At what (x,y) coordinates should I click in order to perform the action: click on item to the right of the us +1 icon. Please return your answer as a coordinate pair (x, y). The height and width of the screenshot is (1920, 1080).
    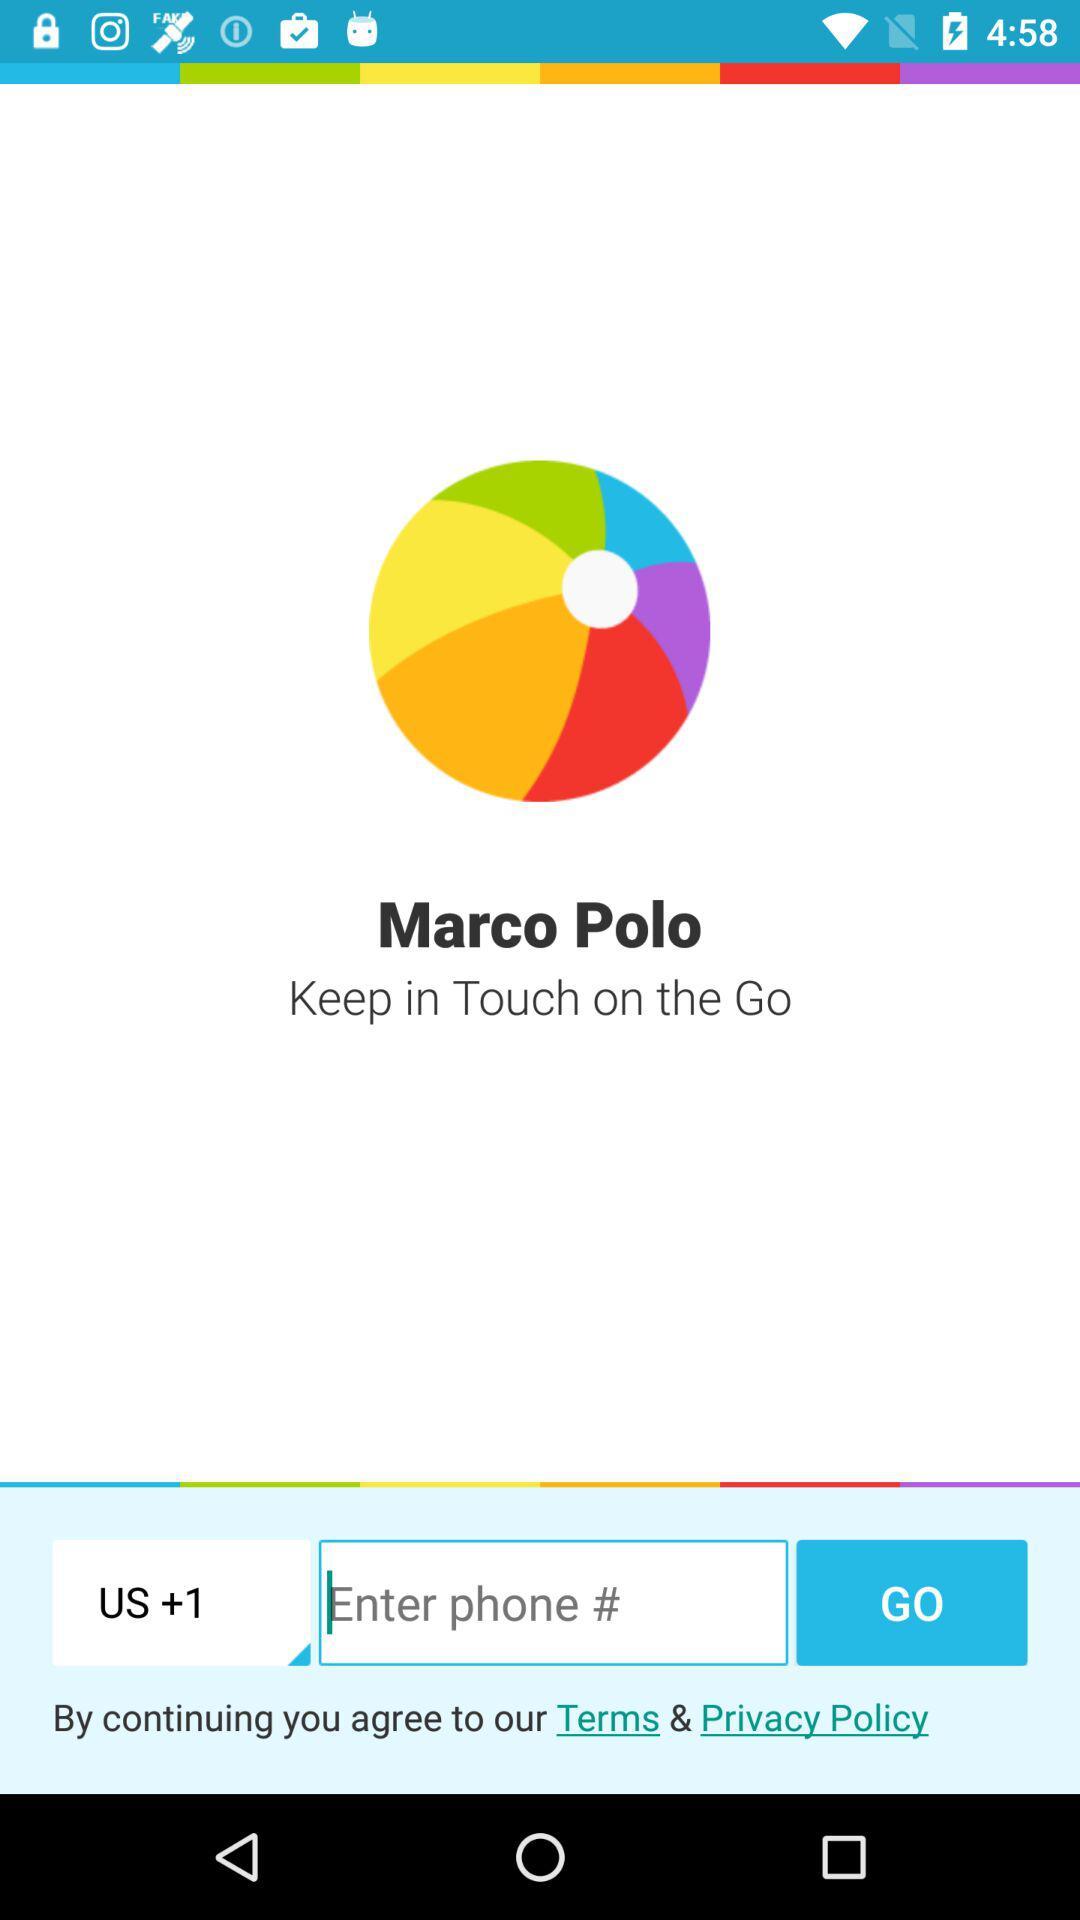
    Looking at the image, I should click on (553, 1602).